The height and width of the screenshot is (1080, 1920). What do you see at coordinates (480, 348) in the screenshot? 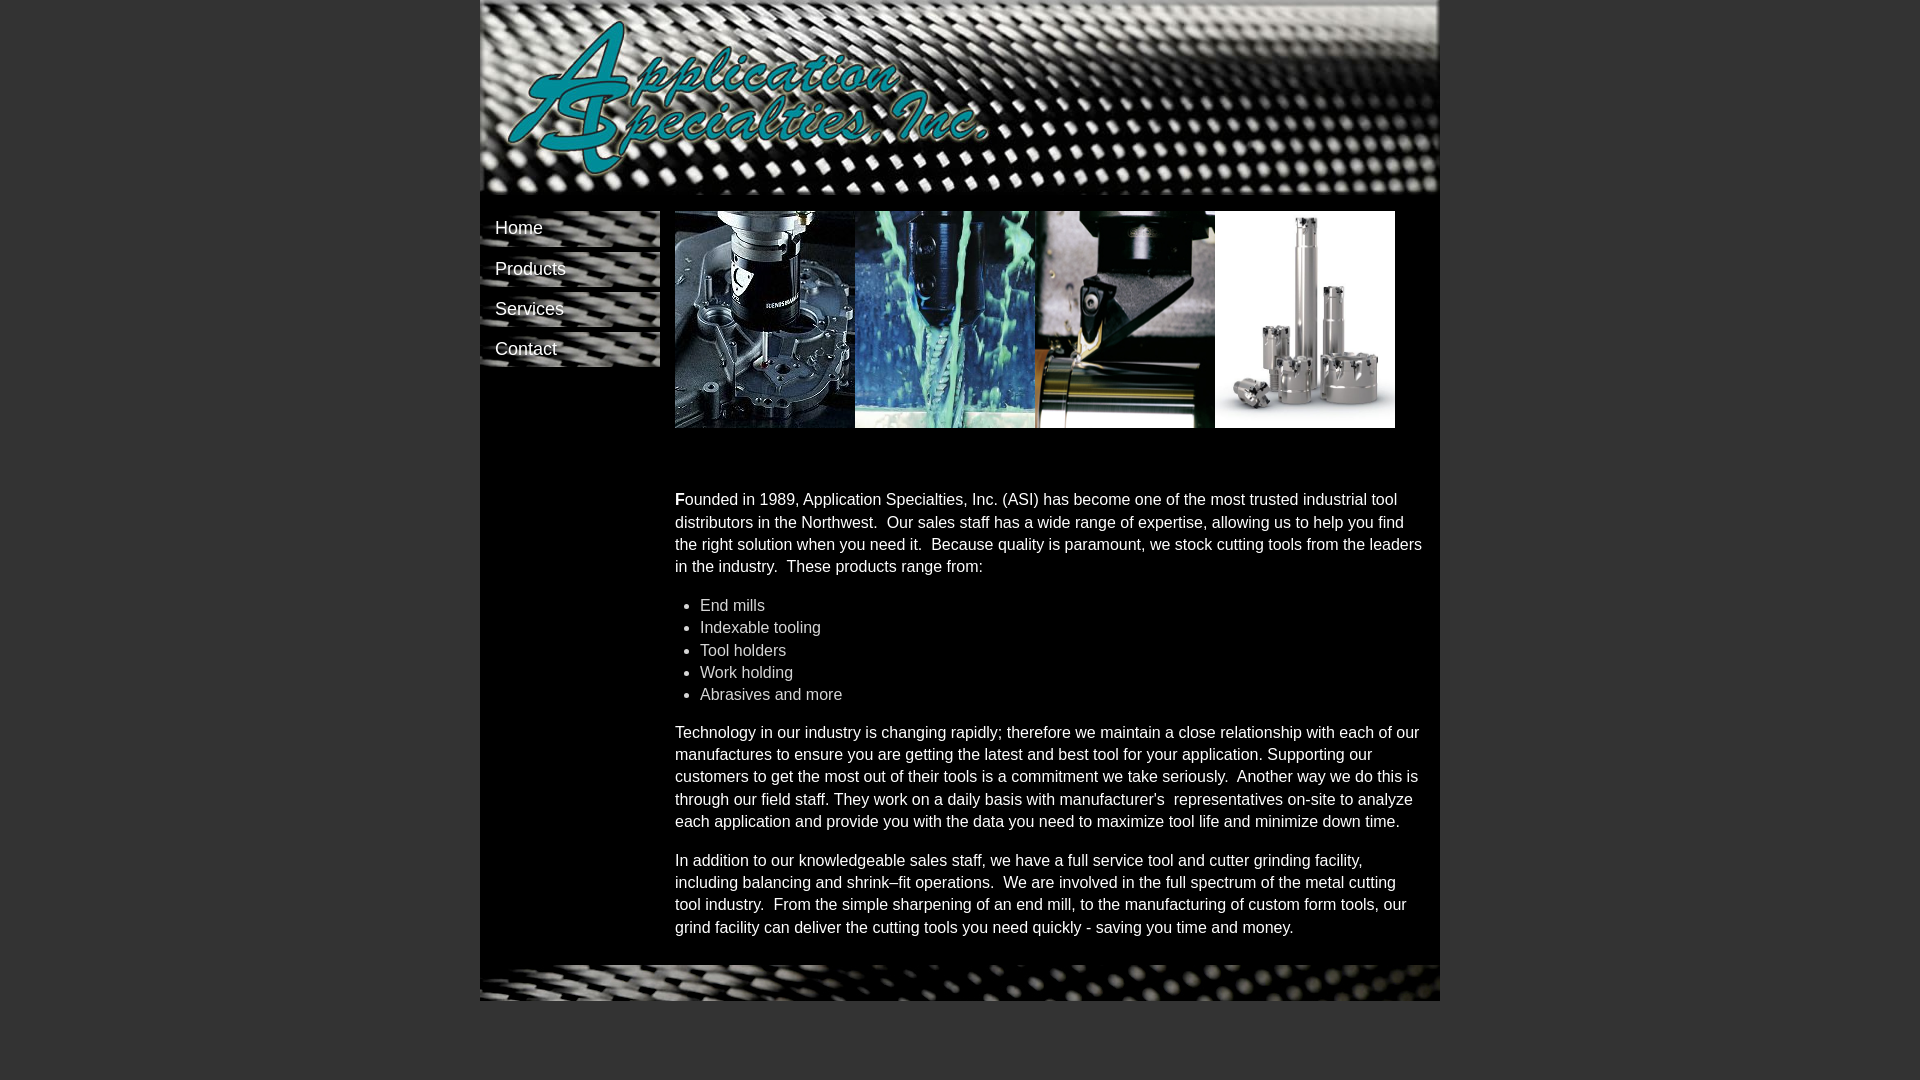
I see `'Contact'` at bounding box center [480, 348].